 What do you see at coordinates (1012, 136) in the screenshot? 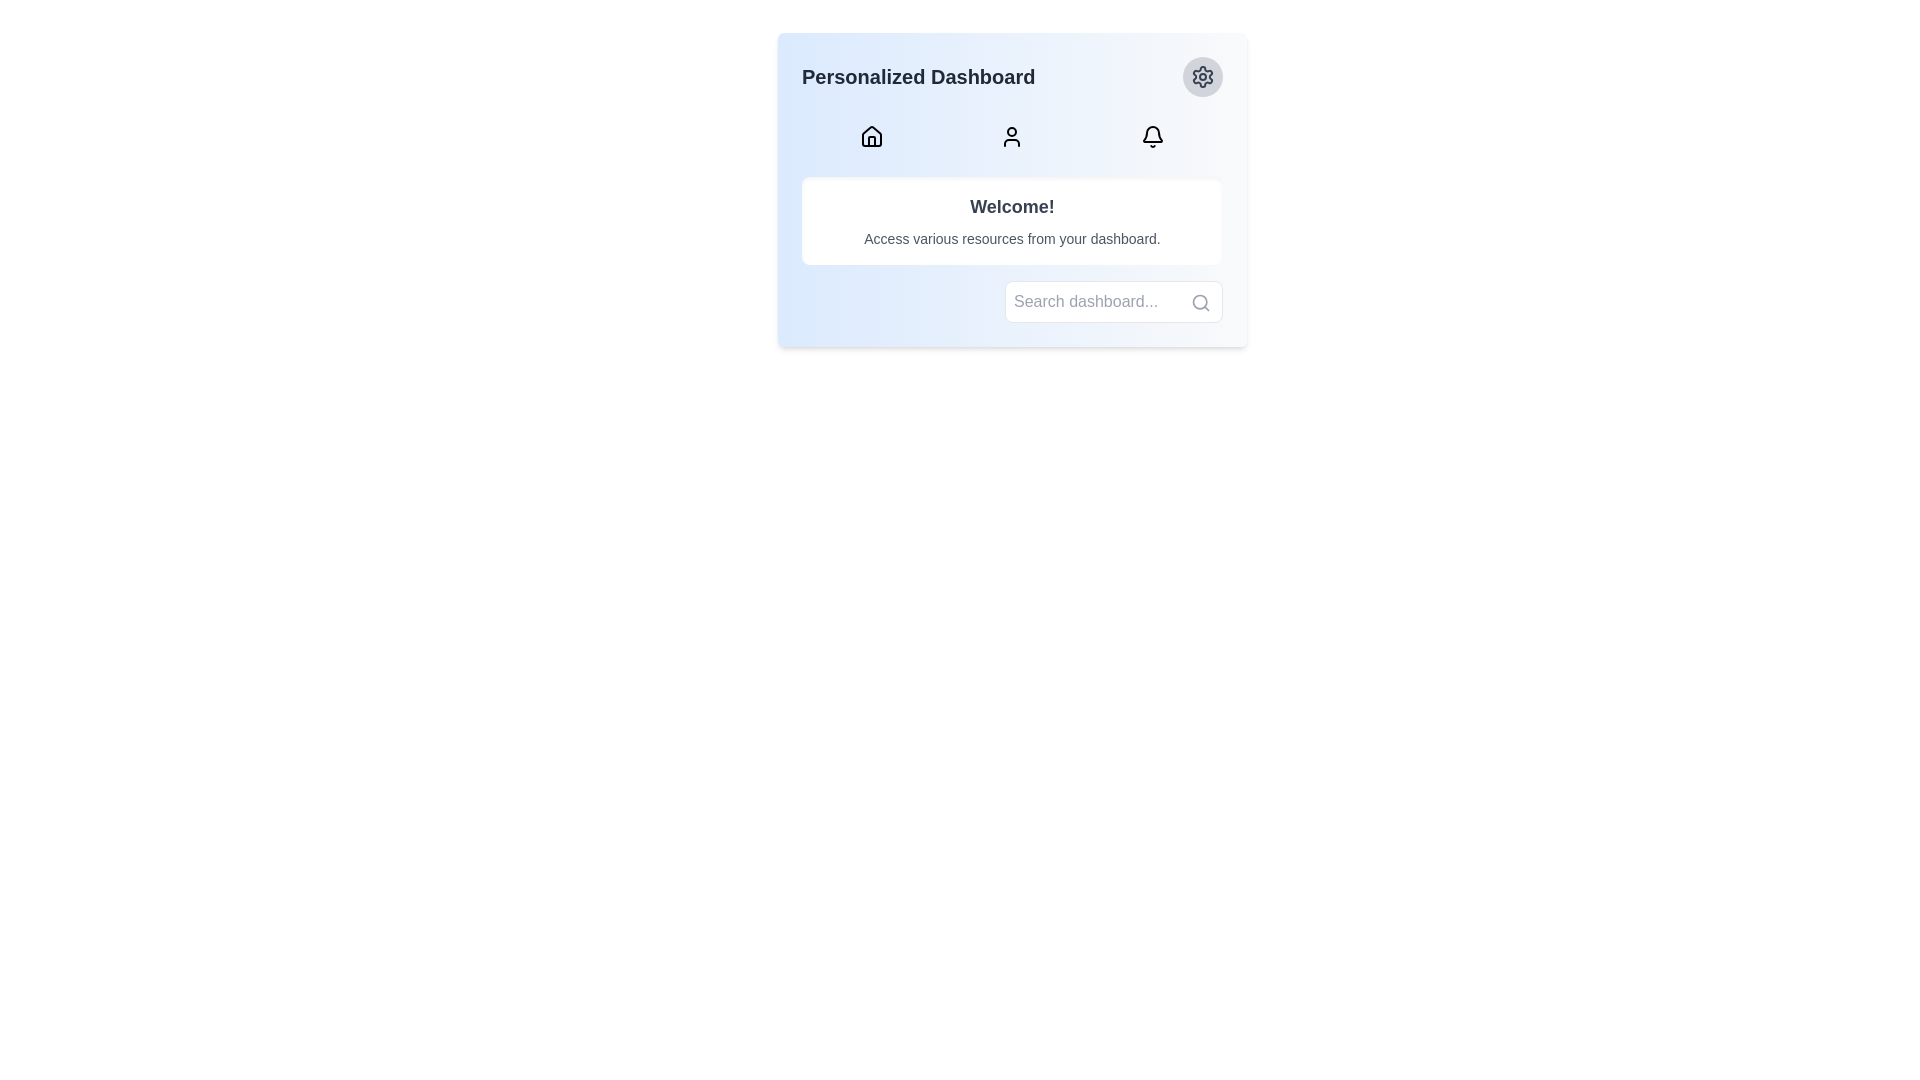
I see `the outlined user icon, which is the second icon from the left on the horizontal toolbar at the top of the dashboard card interface` at bounding box center [1012, 136].